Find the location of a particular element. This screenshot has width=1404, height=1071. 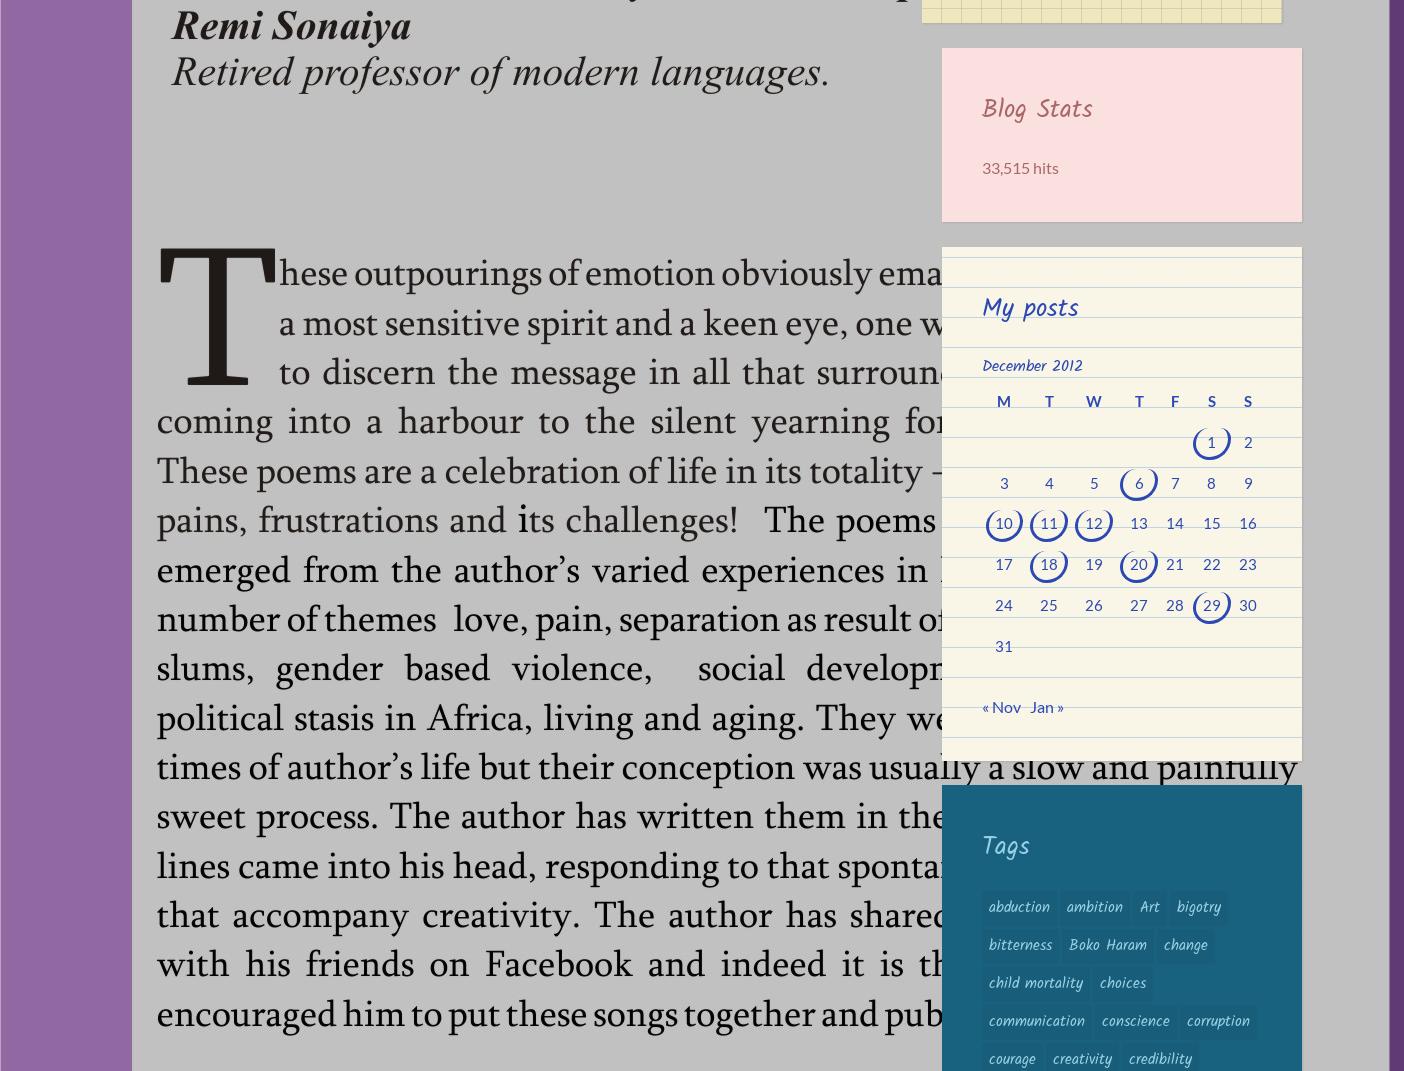

'31' is located at coordinates (1004, 644).